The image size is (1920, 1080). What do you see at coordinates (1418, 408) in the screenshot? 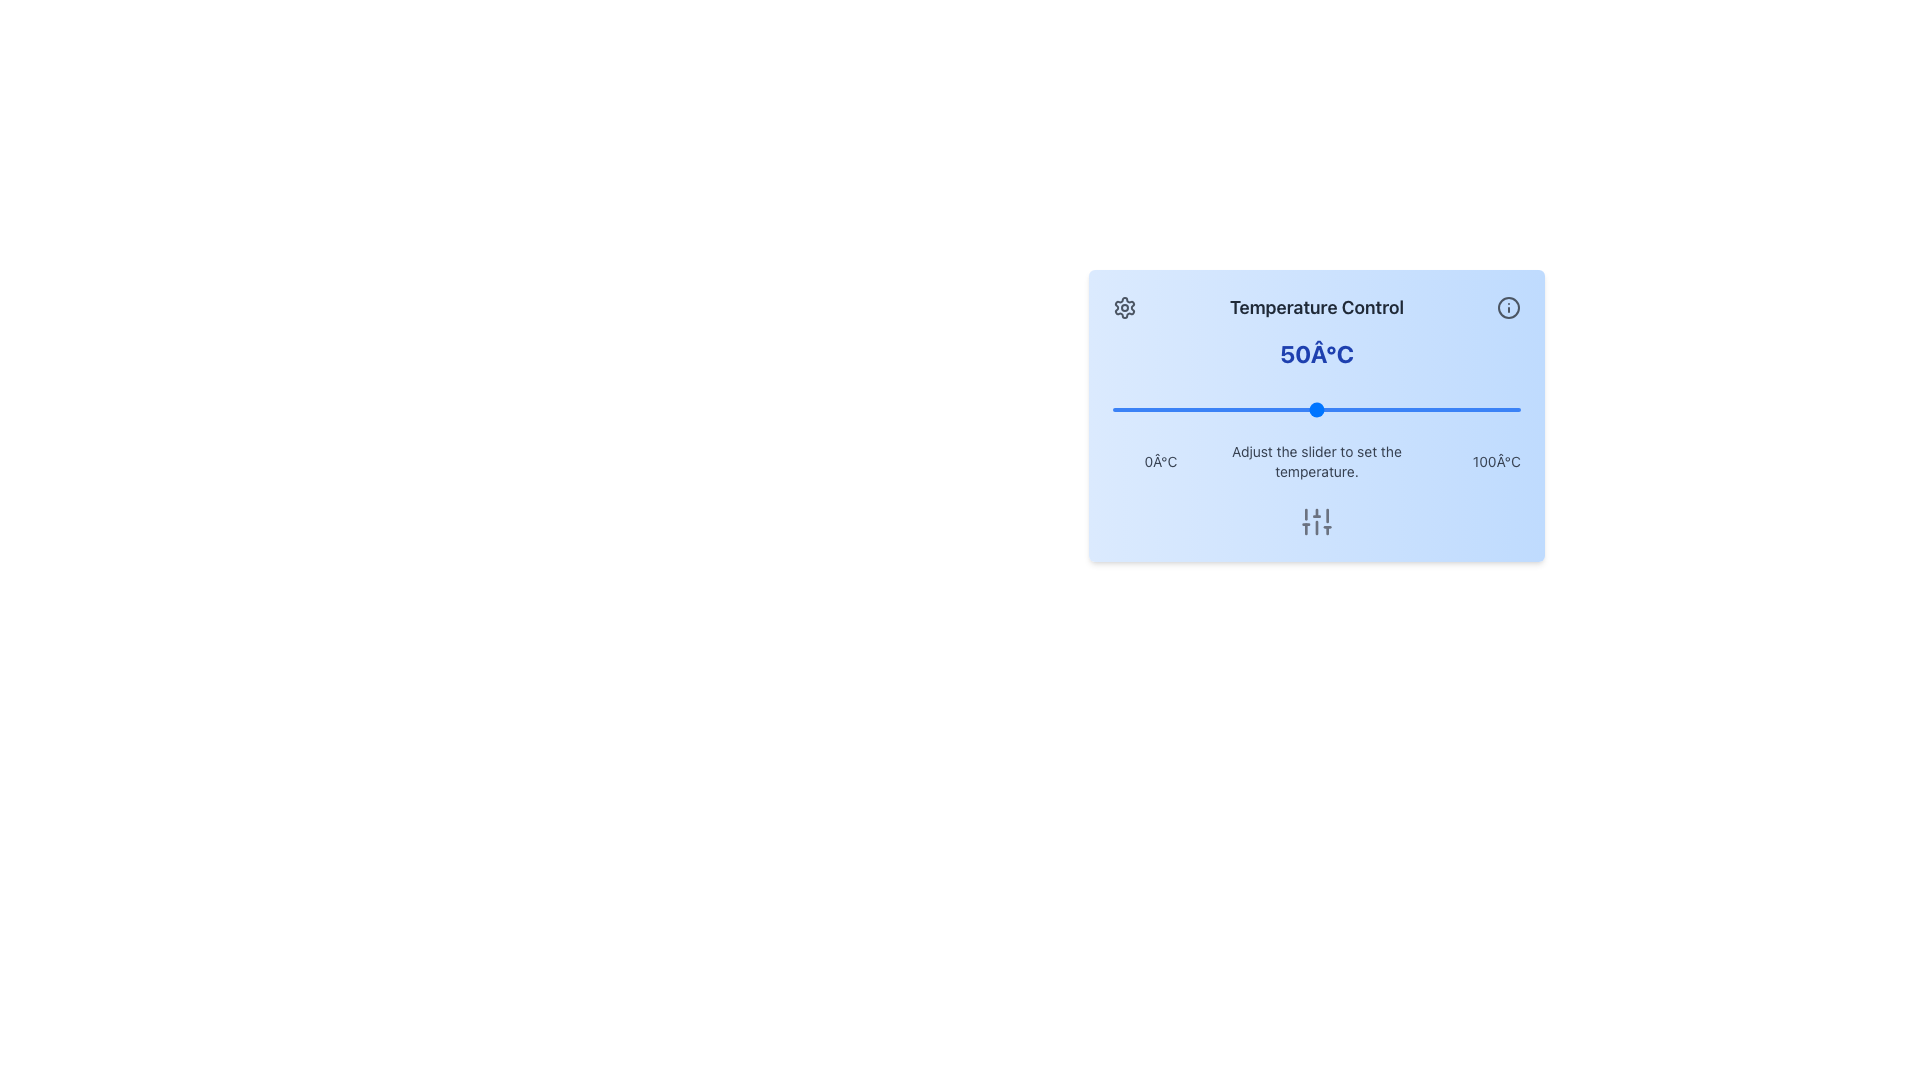
I see `the temperature` at bounding box center [1418, 408].